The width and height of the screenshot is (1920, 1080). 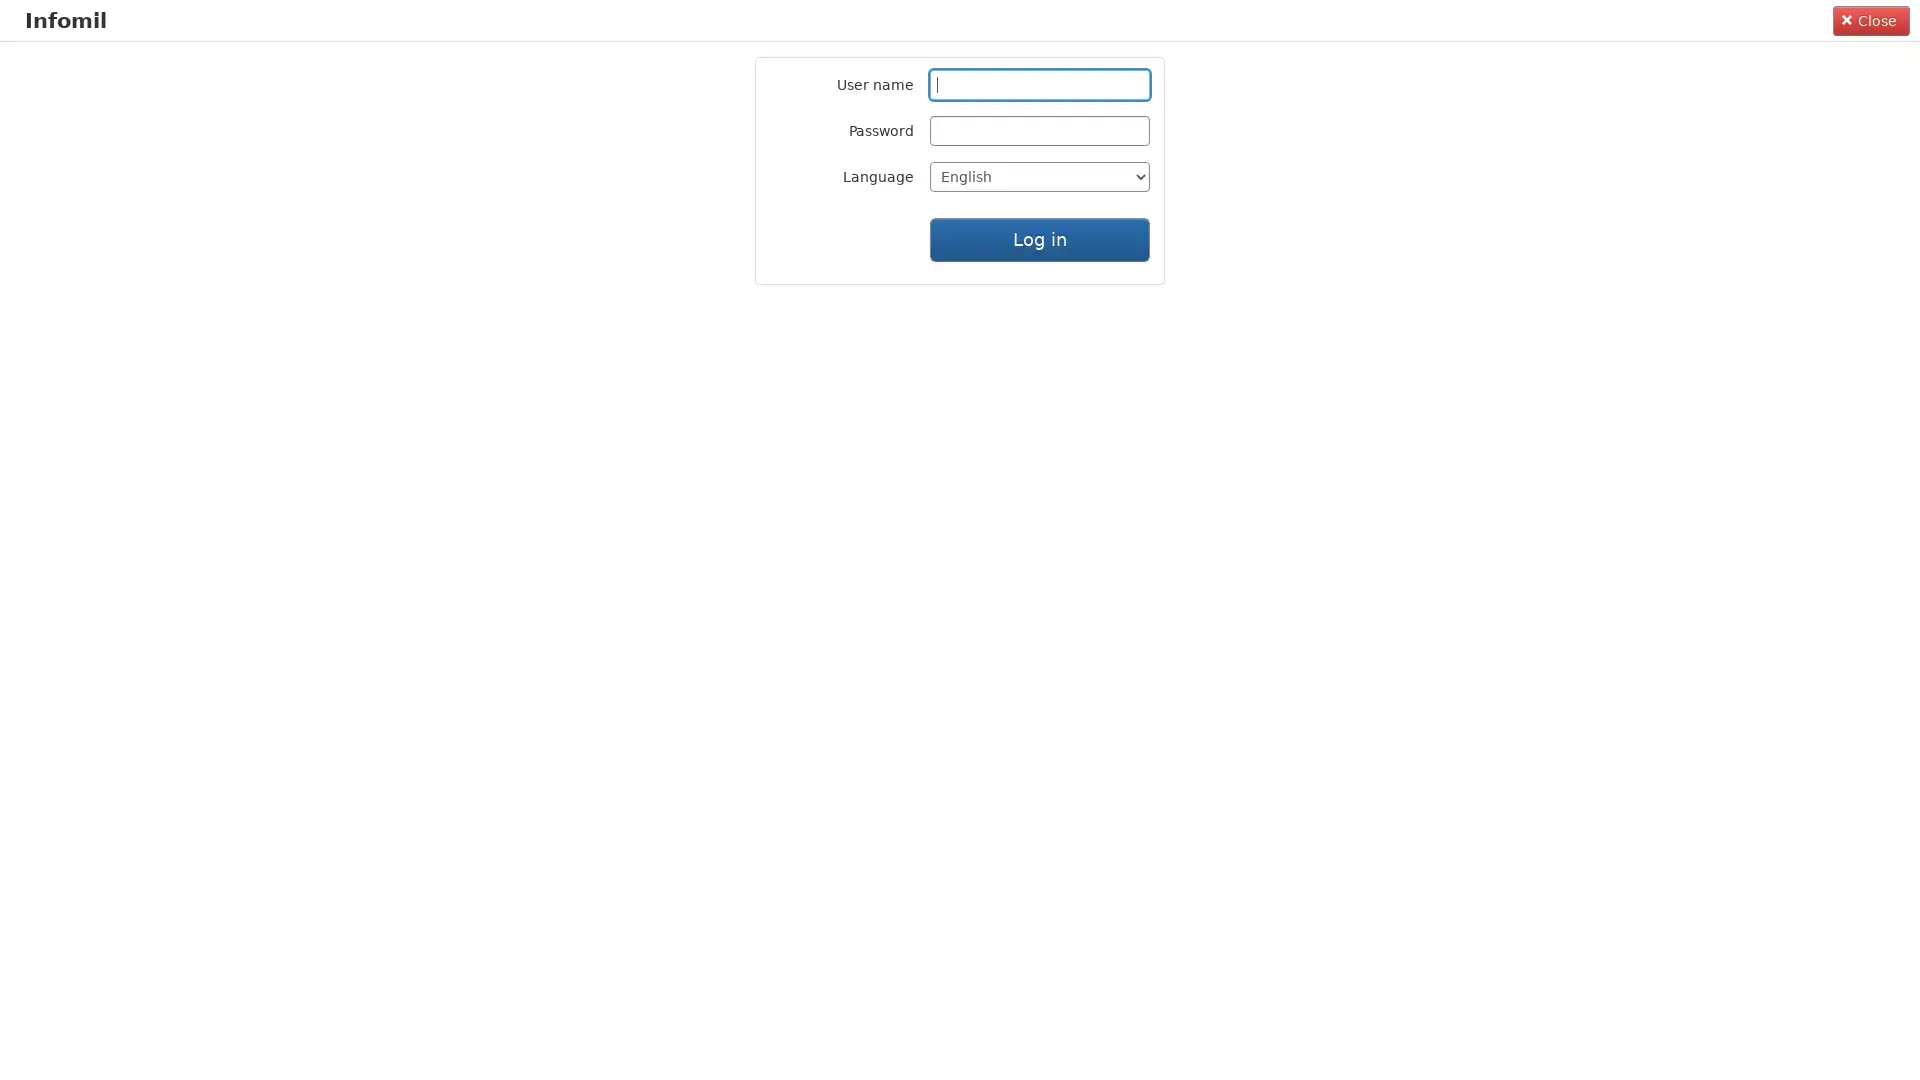 I want to click on Log in, so click(x=1040, y=238).